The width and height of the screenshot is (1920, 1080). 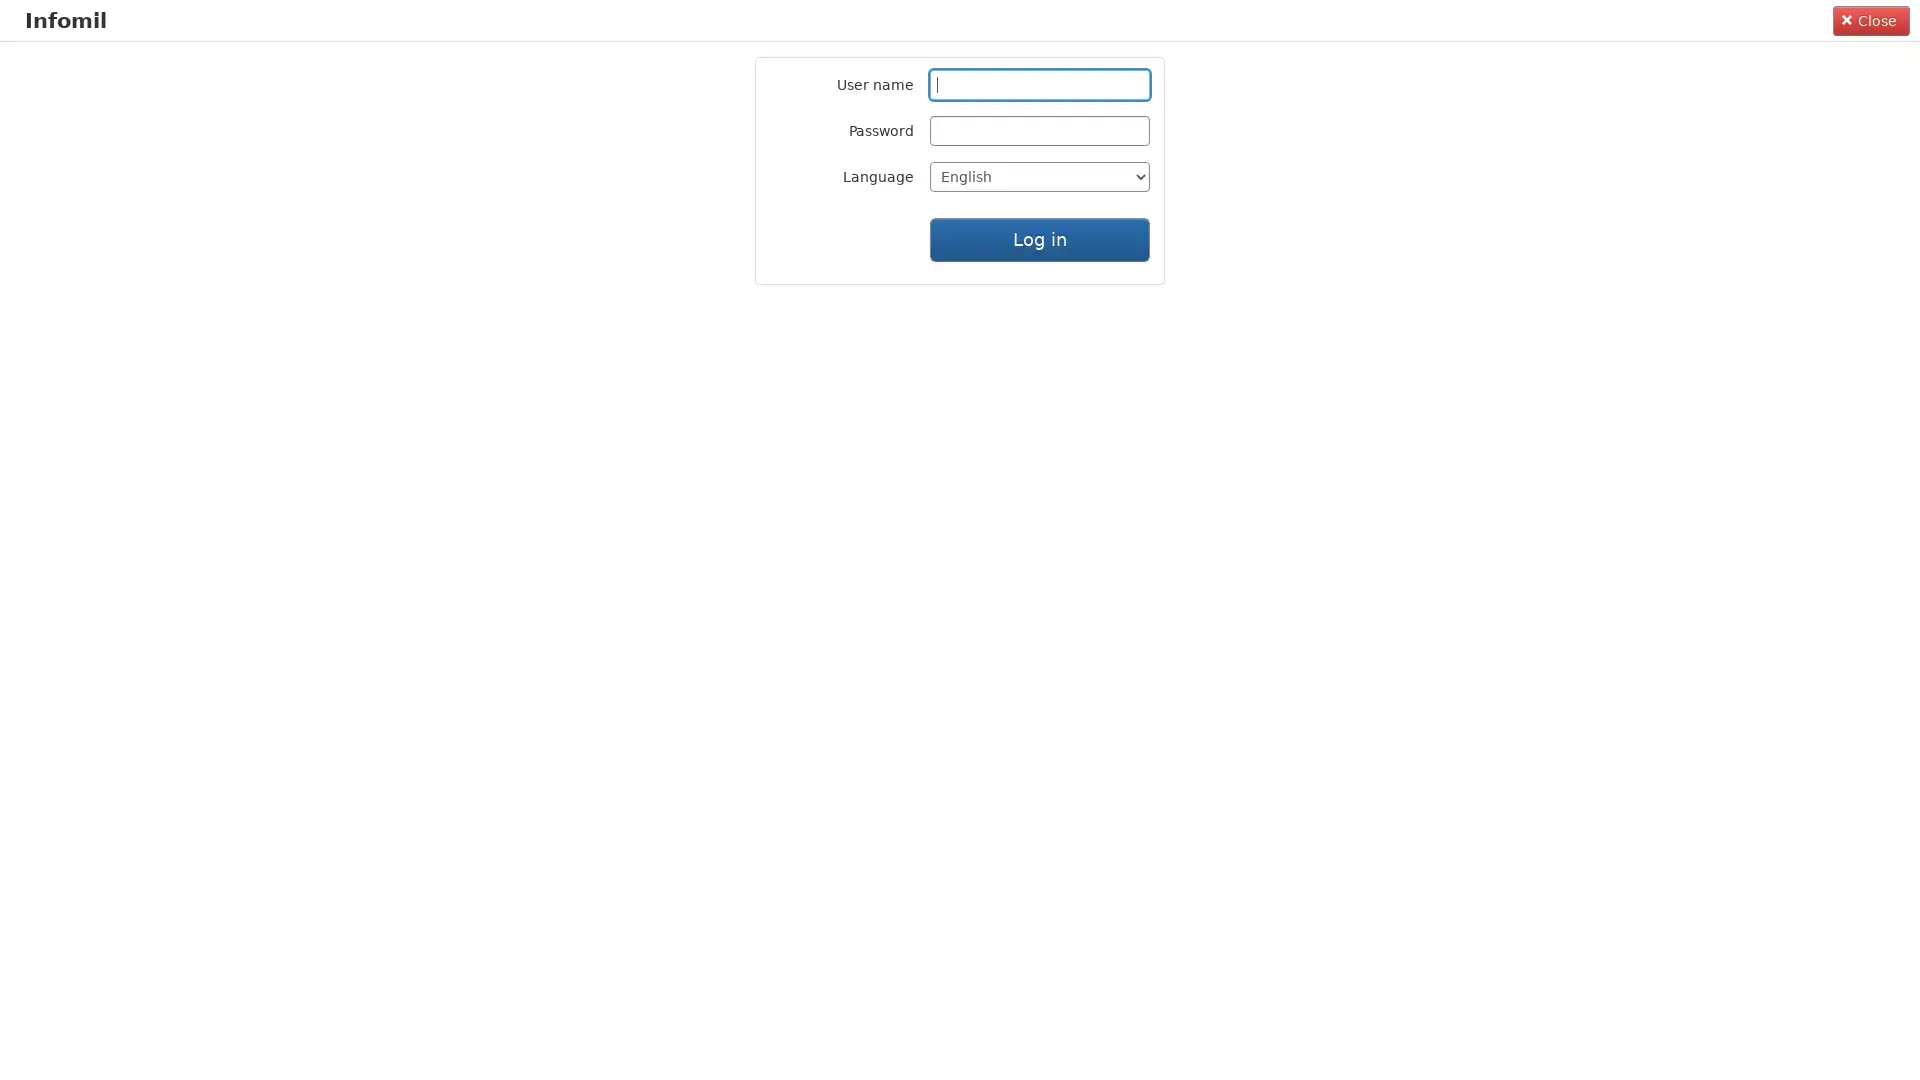 I want to click on Log in, so click(x=1040, y=238).